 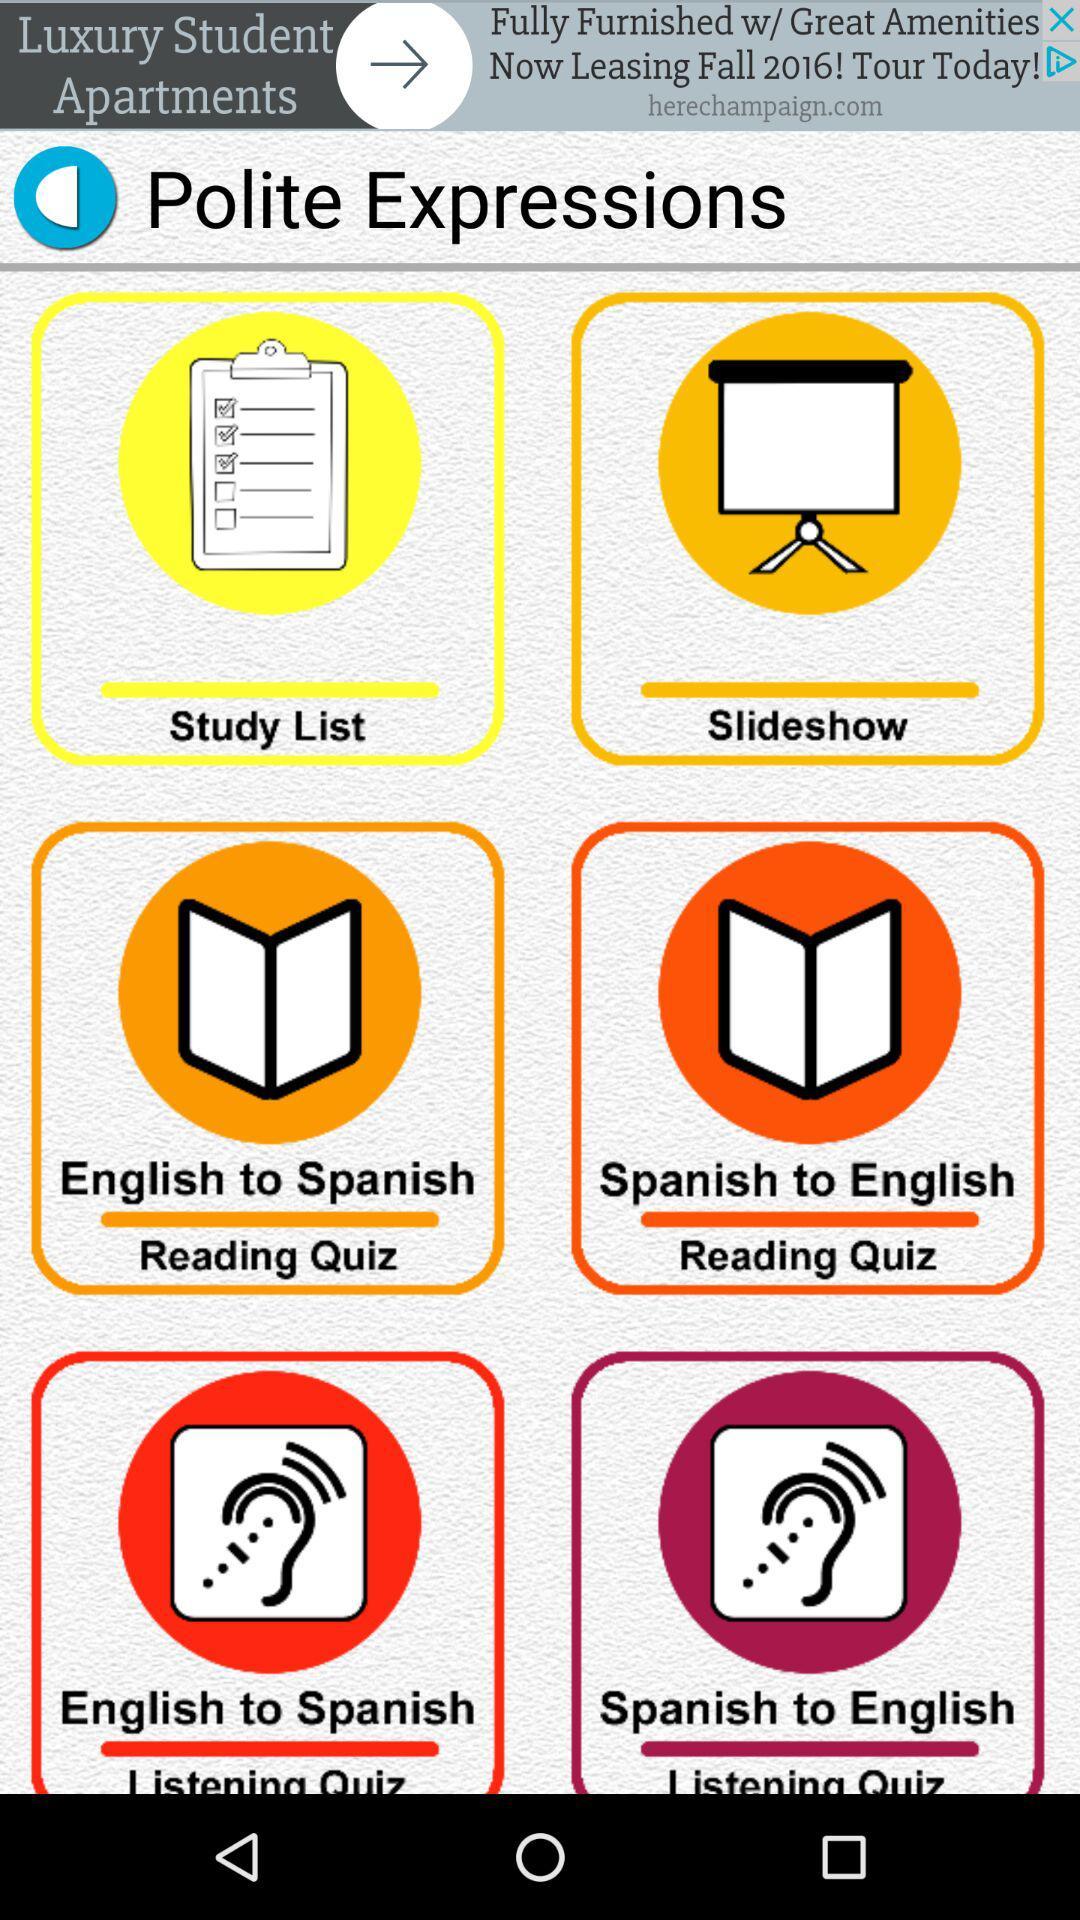 What do you see at coordinates (540, 65) in the screenshot?
I see `addvadisment` at bounding box center [540, 65].